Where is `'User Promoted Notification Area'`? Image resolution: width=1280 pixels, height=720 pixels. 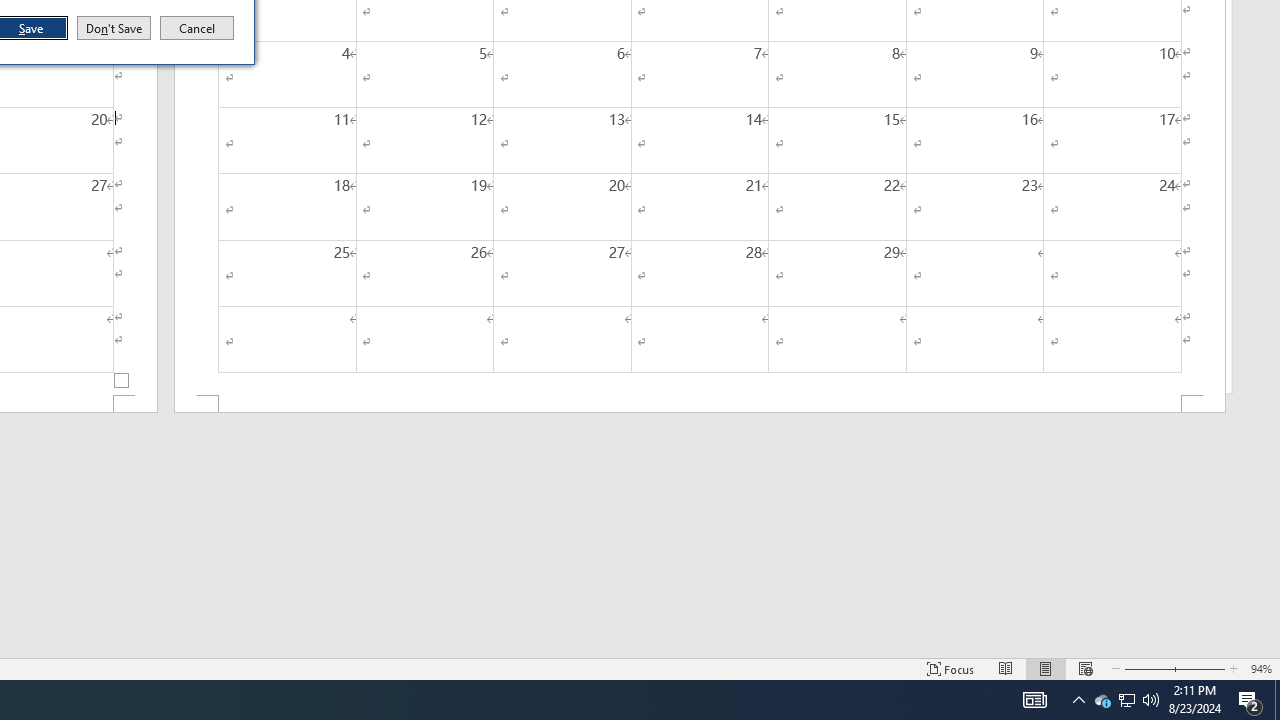
'User Promoted Notification Area' is located at coordinates (1127, 698).